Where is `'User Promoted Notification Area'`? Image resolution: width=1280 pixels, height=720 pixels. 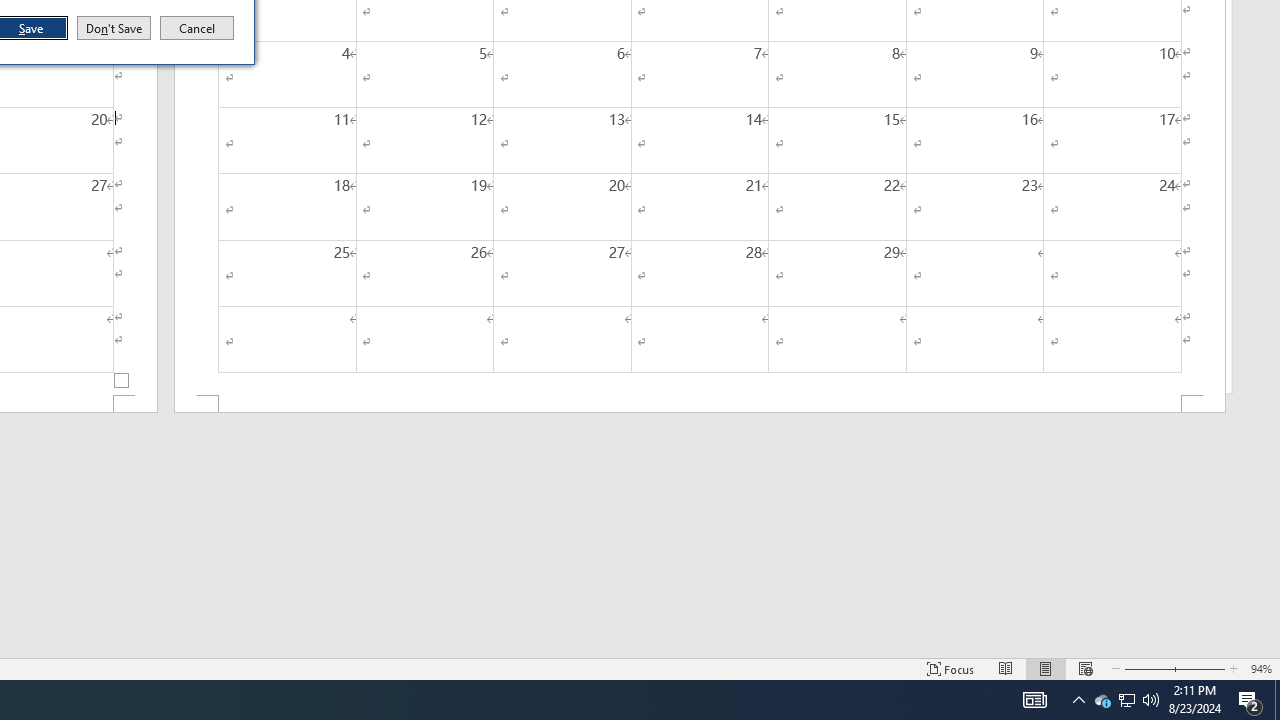
'User Promoted Notification Area' is located at coordinates (1127, 698).